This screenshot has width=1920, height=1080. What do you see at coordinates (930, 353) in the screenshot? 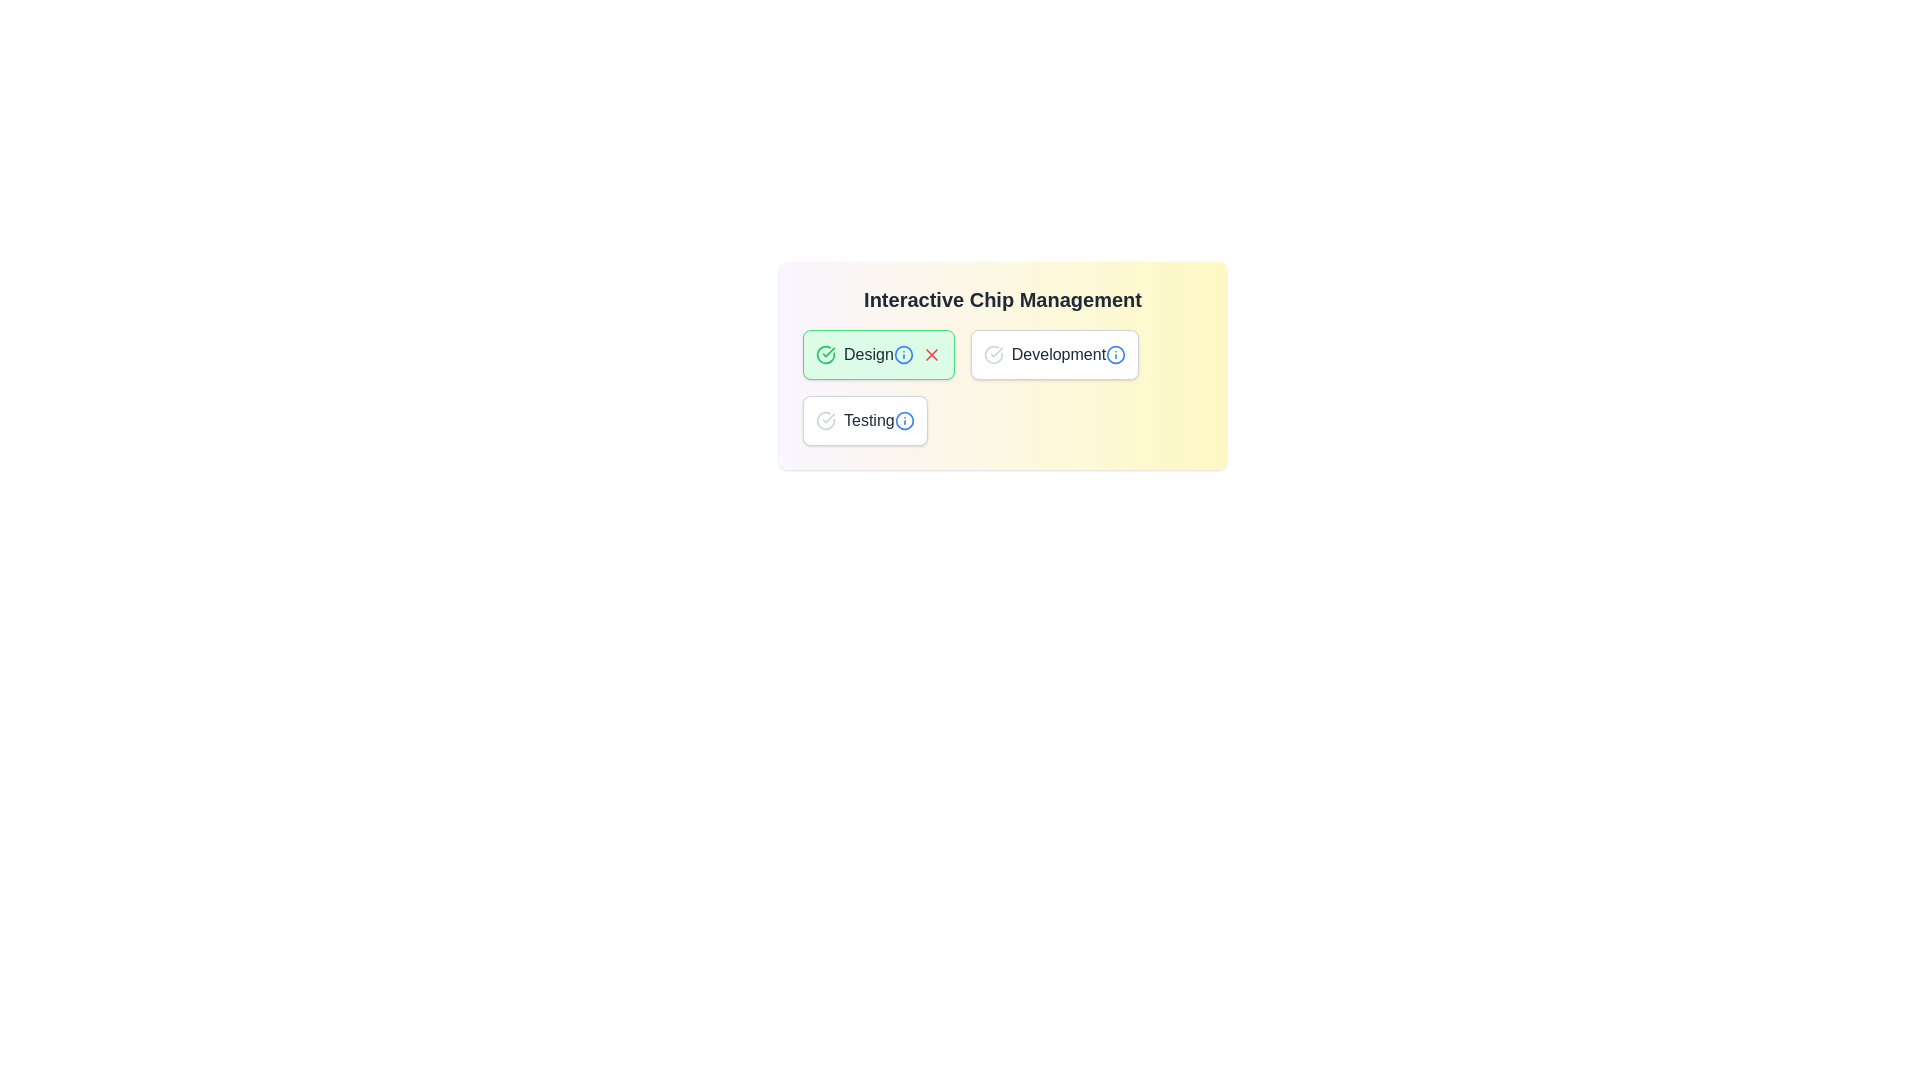
I see `the close button of the 'Design' chip to deselect it` at bounding box center [930, 353].